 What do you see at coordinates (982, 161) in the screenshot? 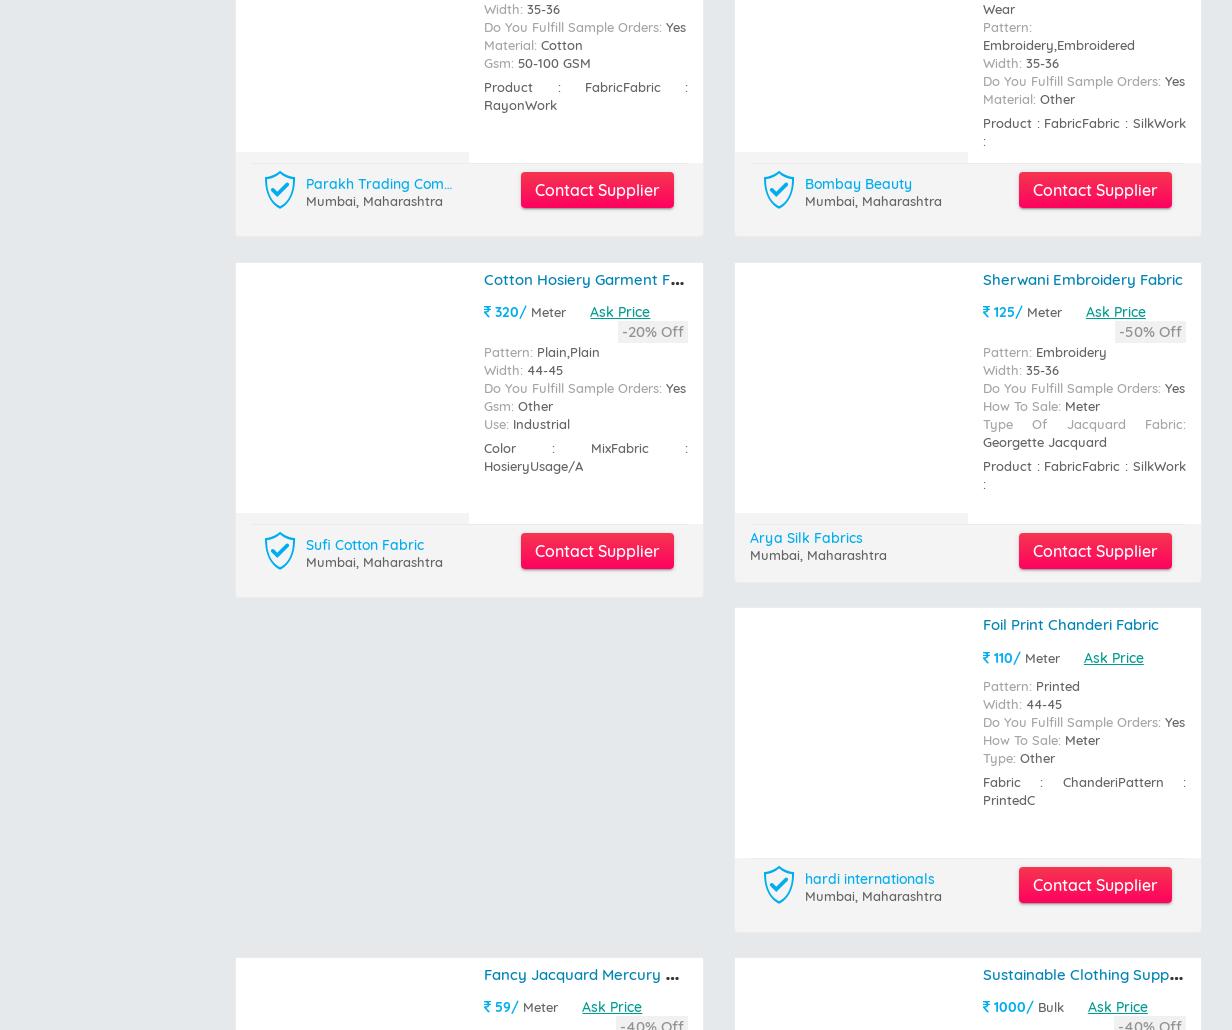
I see `'Ultra Satin Fabric'` at bounding box center [982, 161].